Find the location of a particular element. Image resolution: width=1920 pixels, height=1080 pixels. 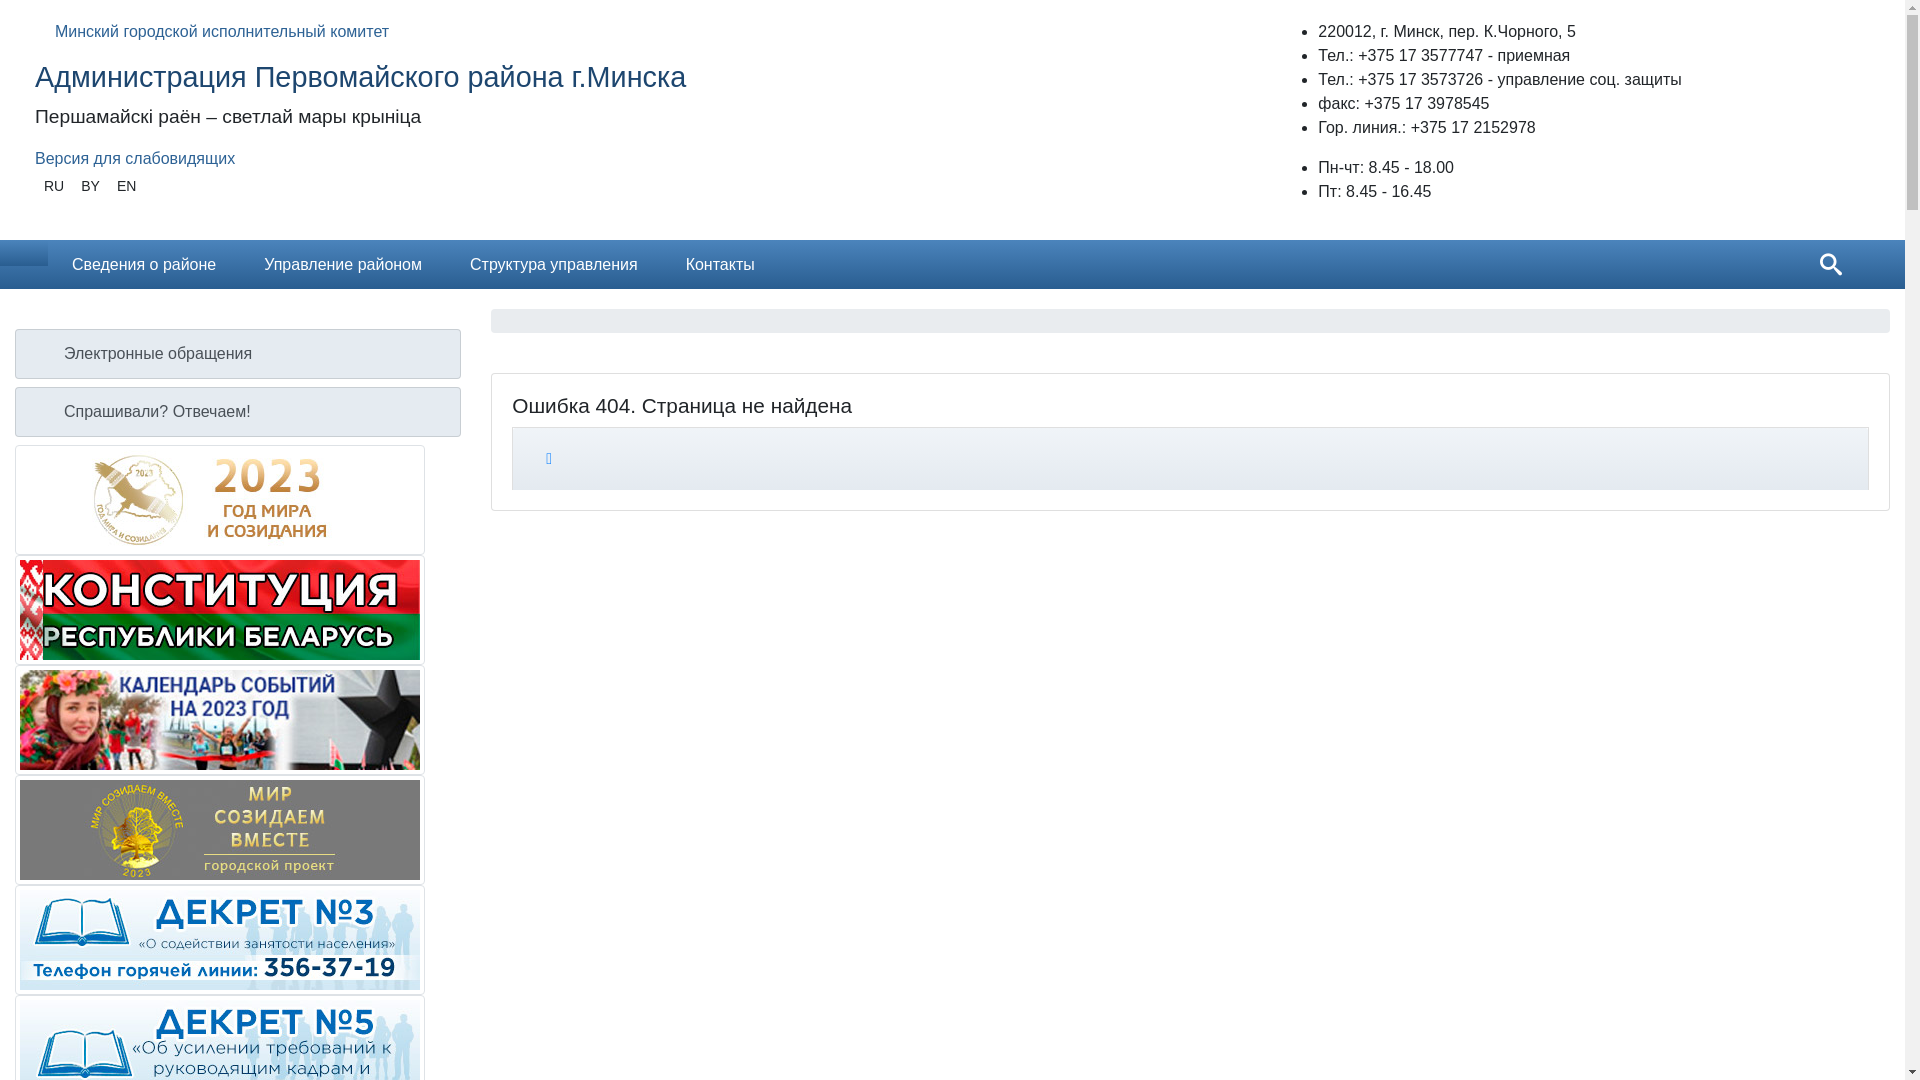

'RU' is located at coordinates (53, 186).